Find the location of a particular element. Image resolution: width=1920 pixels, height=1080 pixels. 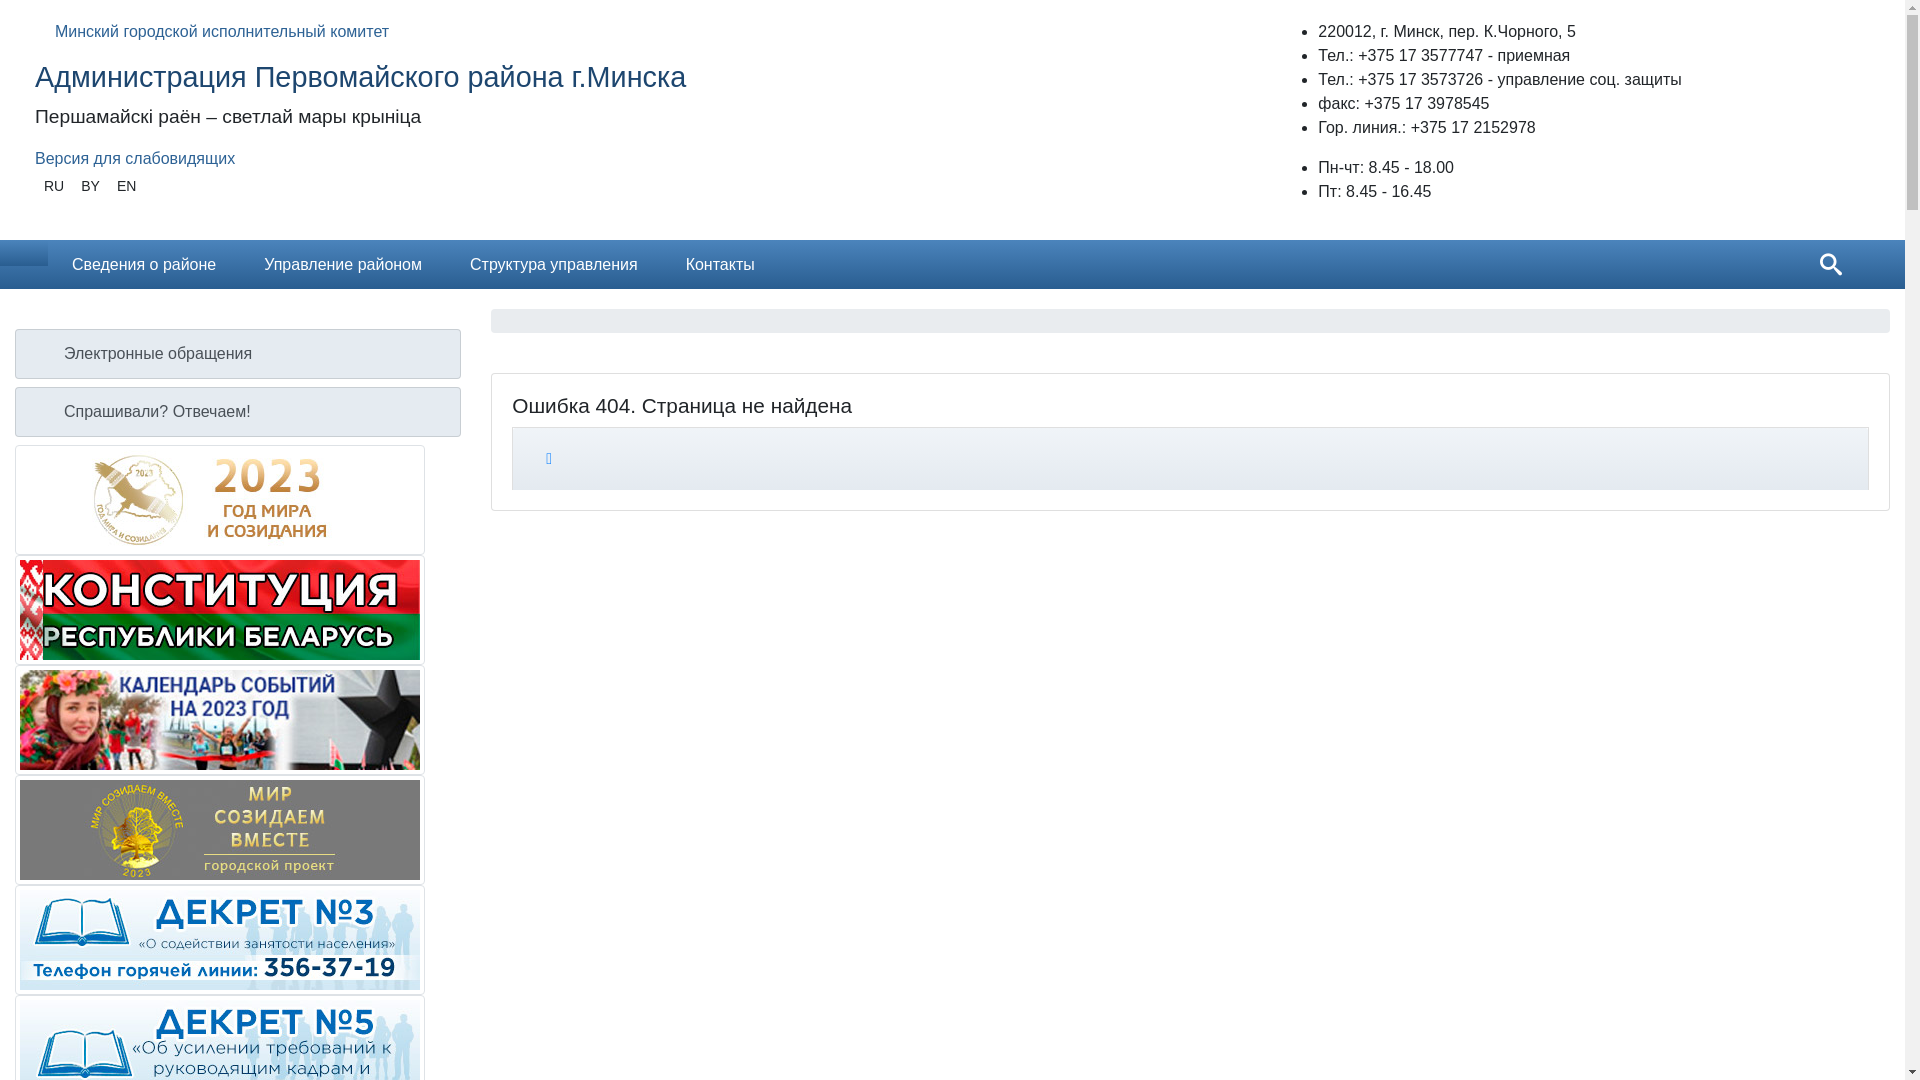

'RU' is located at coordinates (53, 186).